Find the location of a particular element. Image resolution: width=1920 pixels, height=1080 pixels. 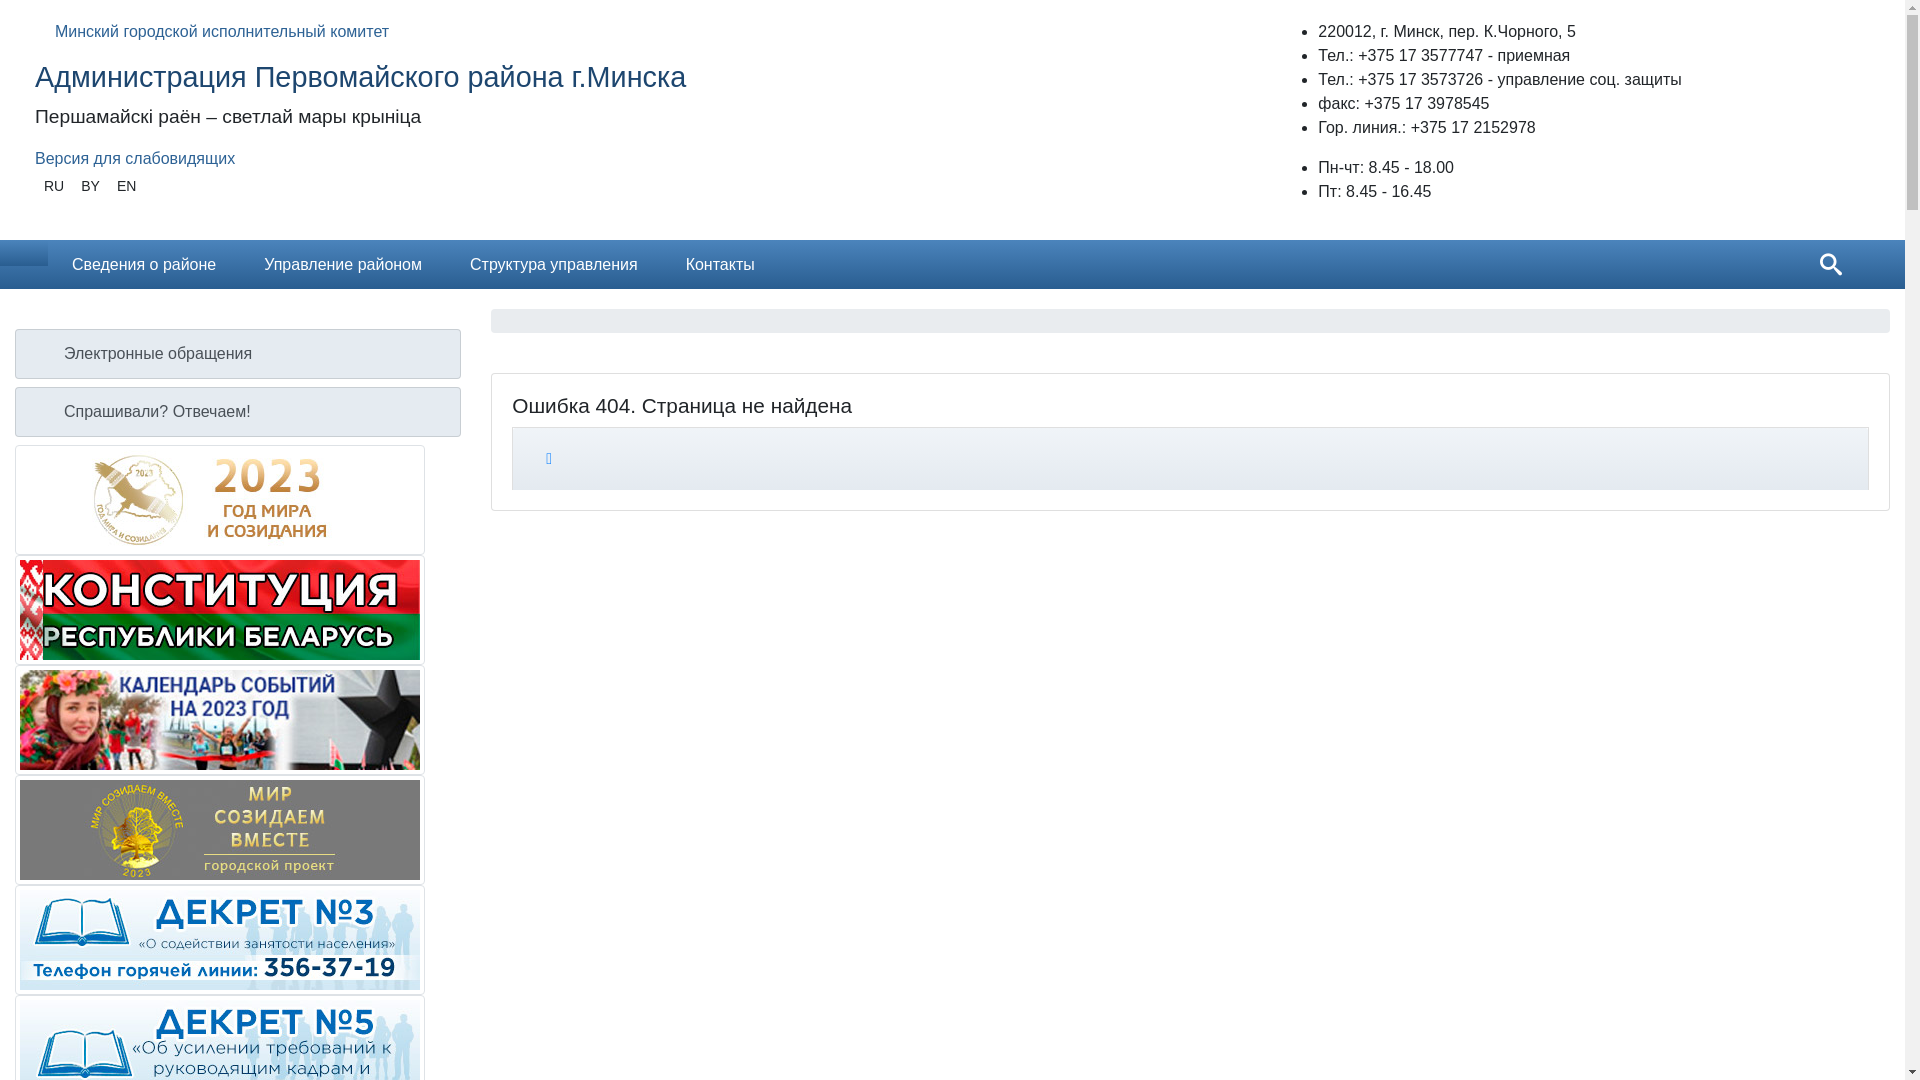

'RU' is located at coordinates (53, 186).